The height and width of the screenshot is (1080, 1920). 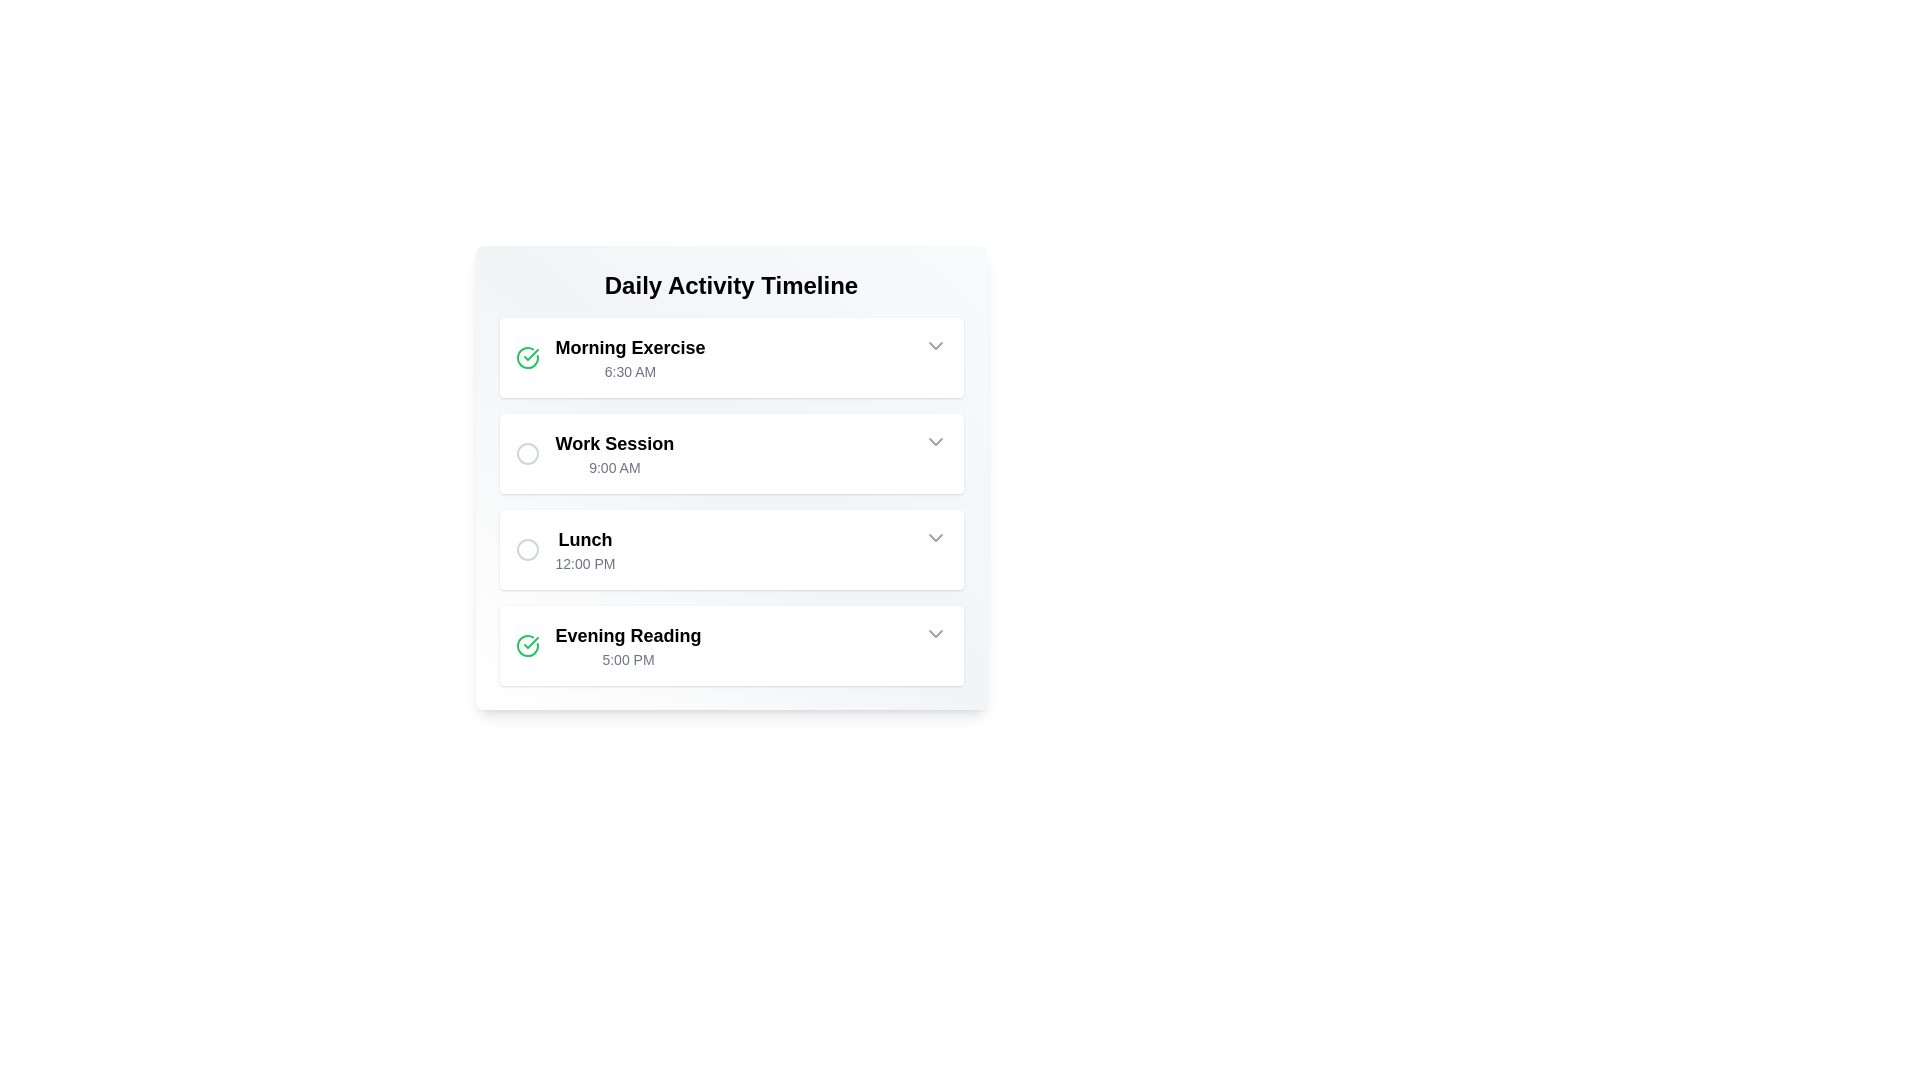 What do you see at coordinates (934, 441) in the screenshot?
I see `the downward-pointing chevron icon with a gray outline` at bounding box center [934, 441].